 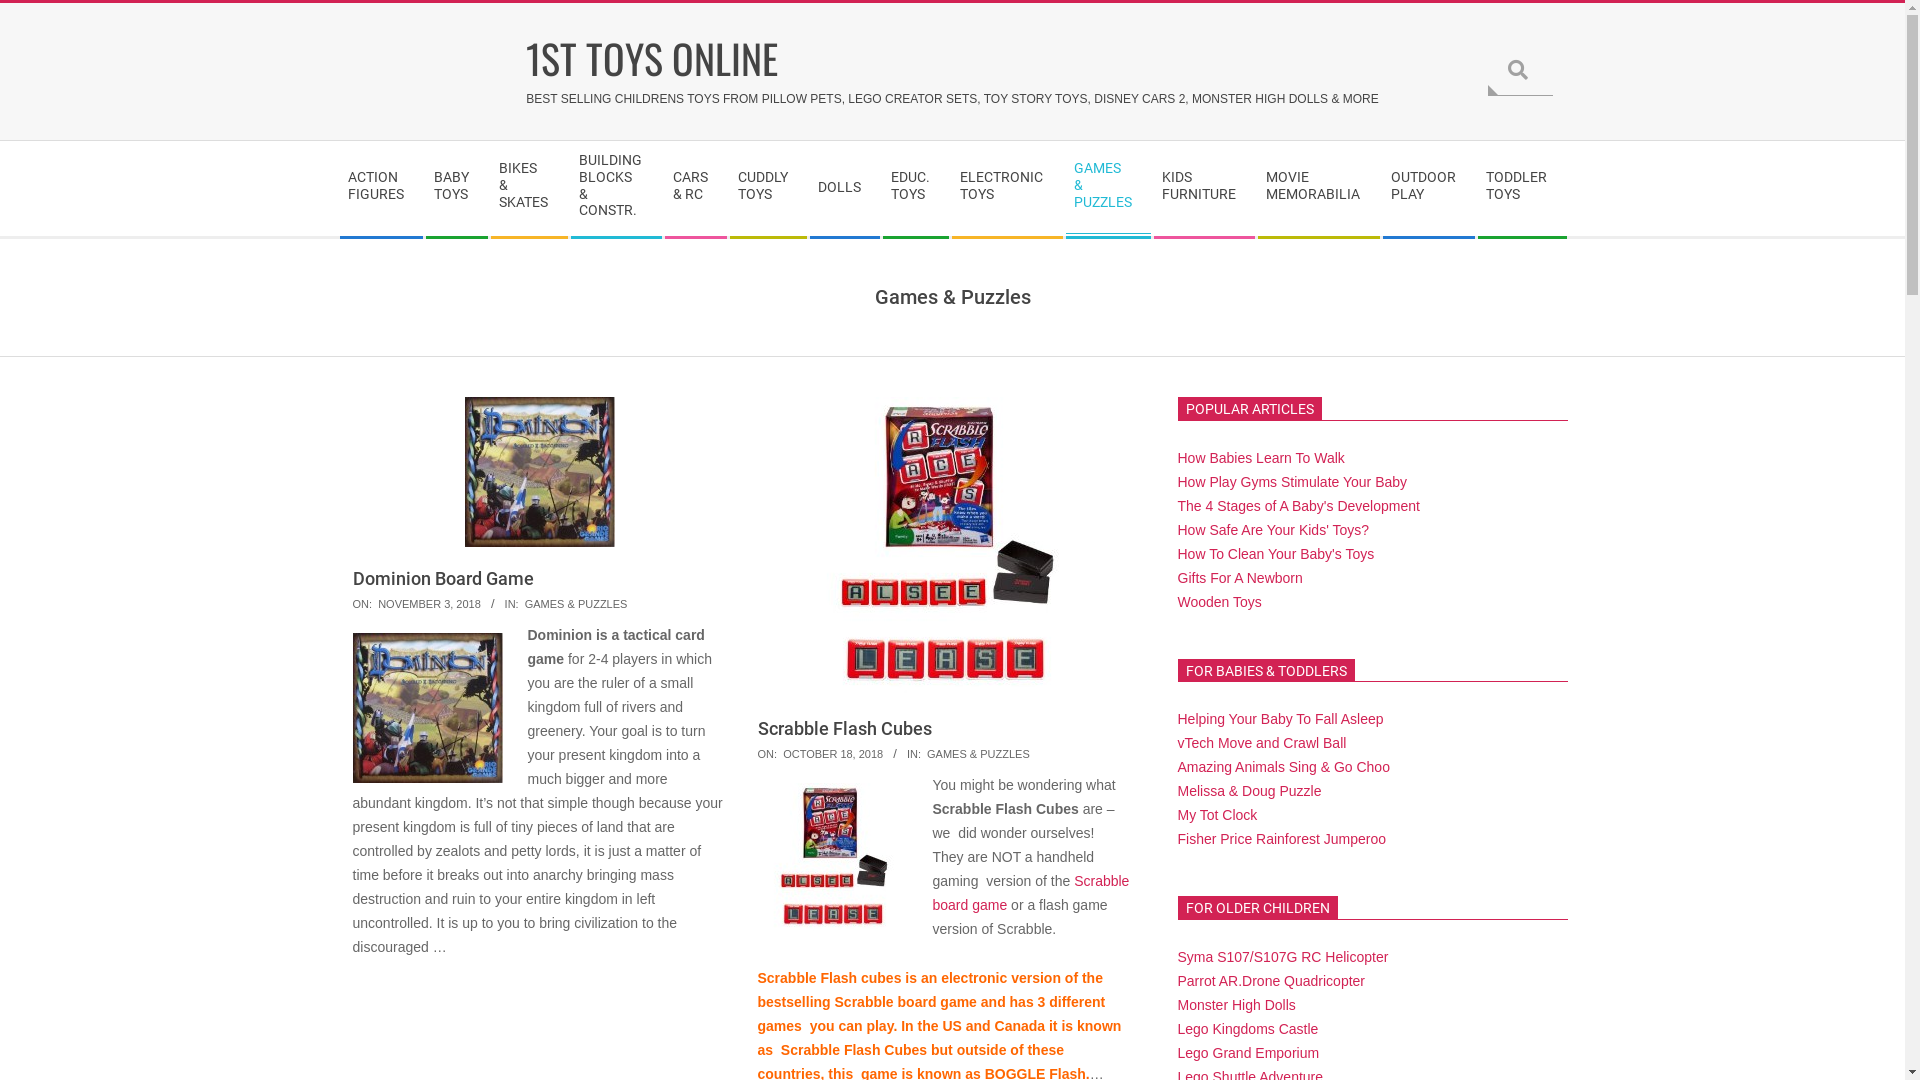 What do you see at coordinates (1217, 814) in the screenshot?
I see `'My Tot Clock'` at bounding box center [1217, 814].